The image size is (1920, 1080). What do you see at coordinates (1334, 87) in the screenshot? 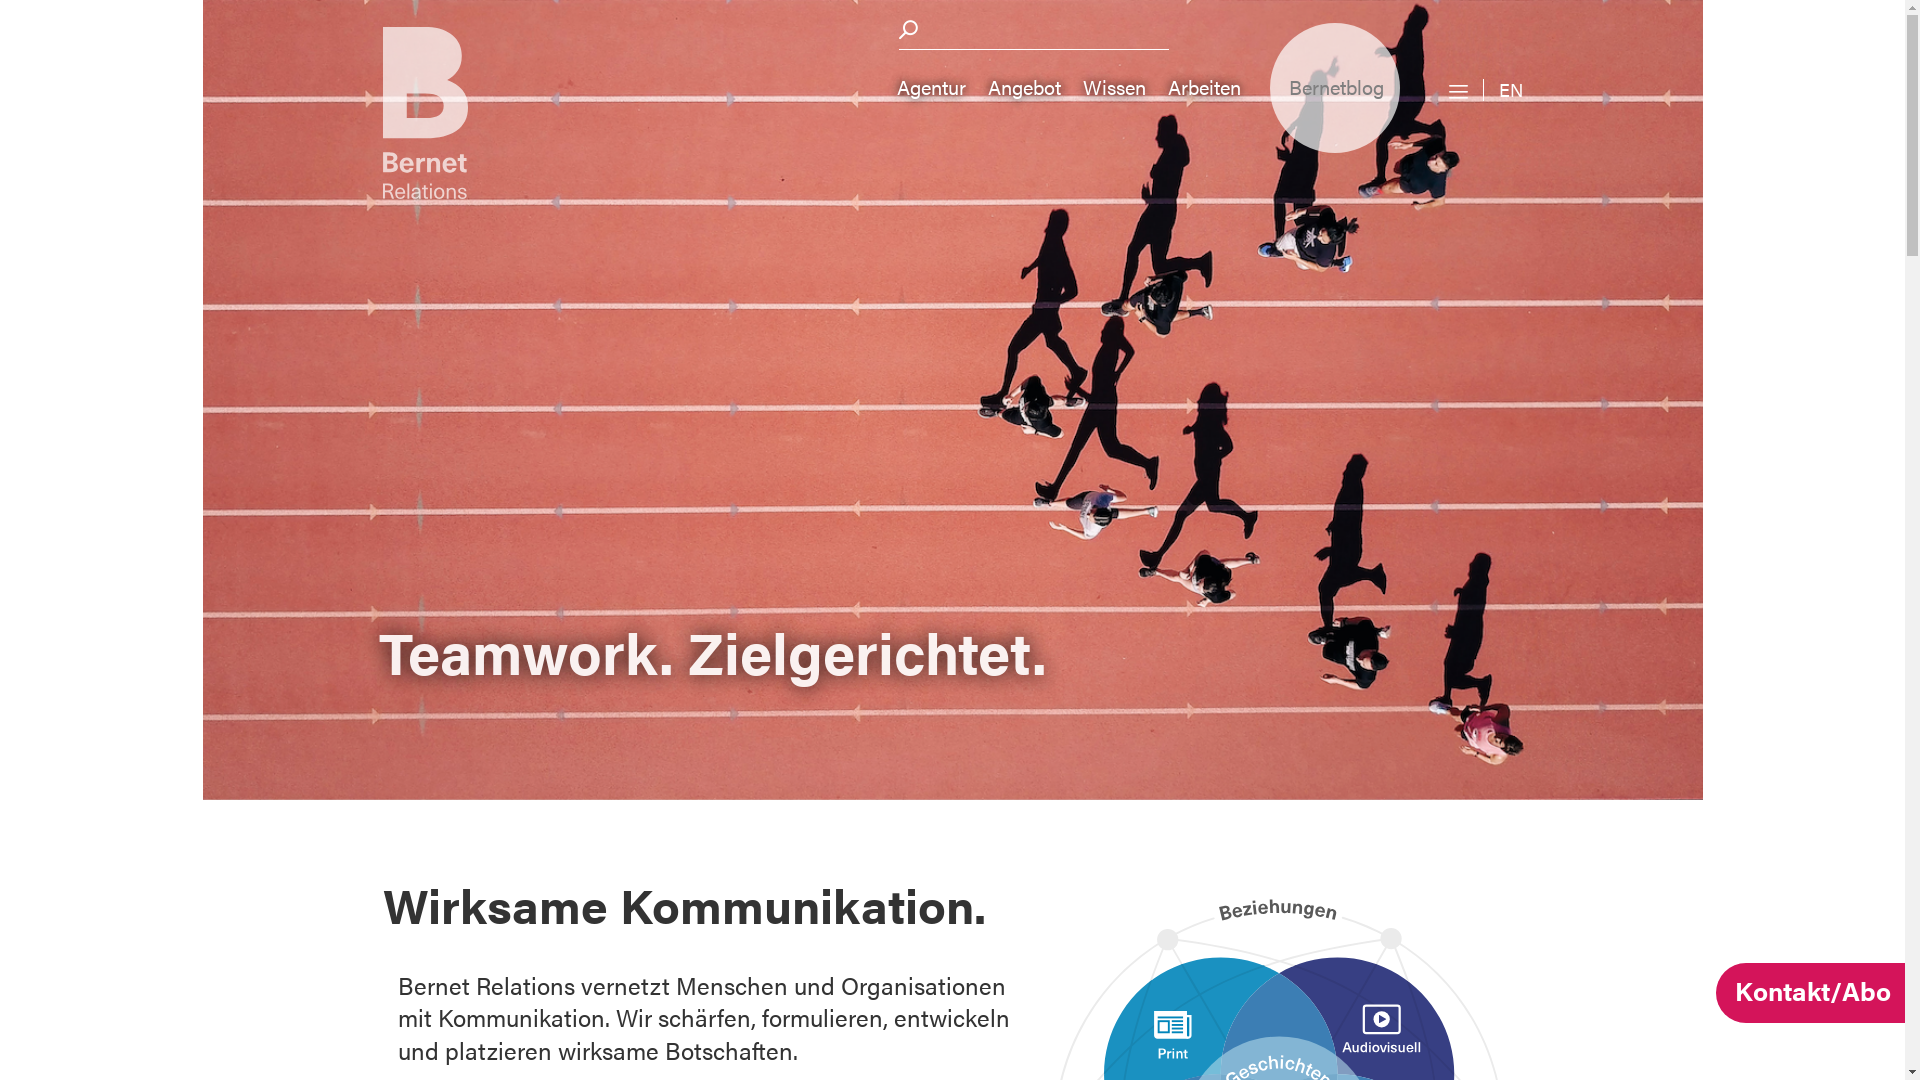
I see `'Bernetblog'` at bounding box center [1334, 87].